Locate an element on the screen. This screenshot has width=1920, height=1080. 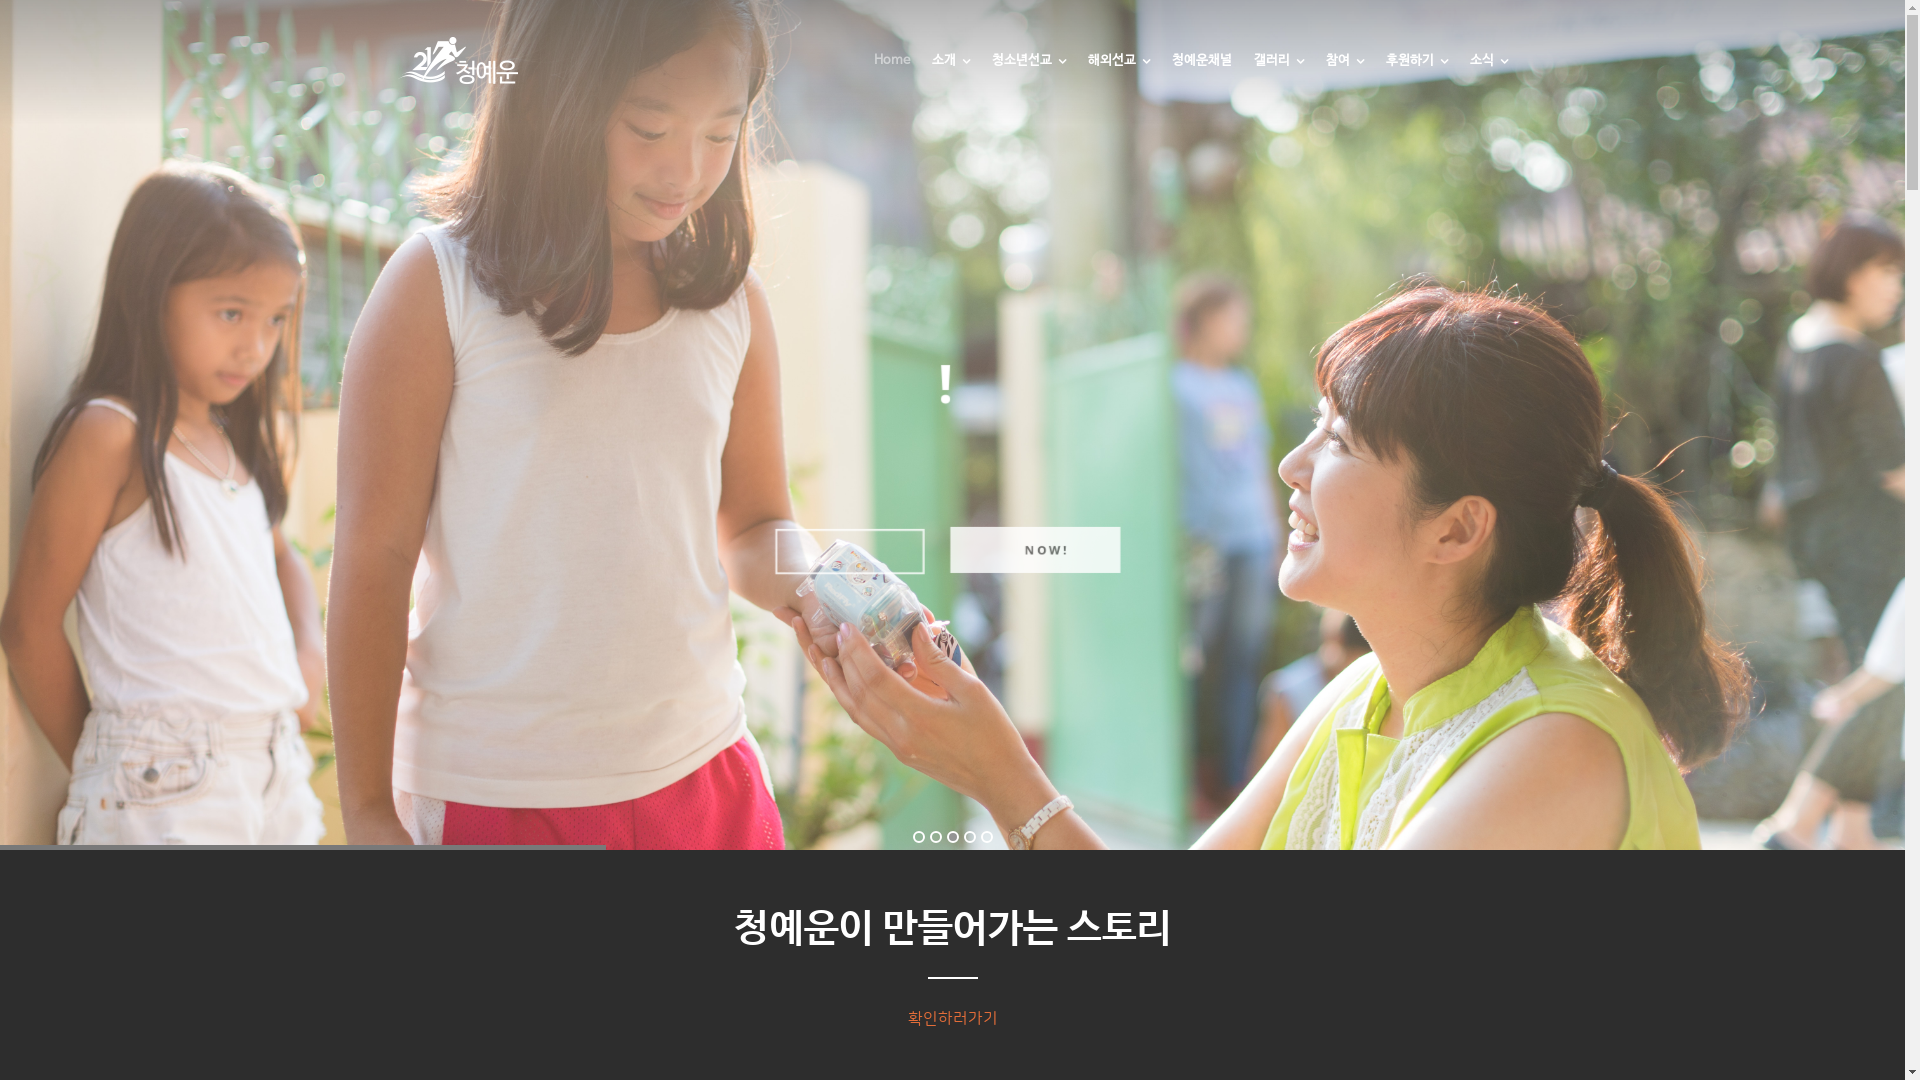
'Home' is located at coordinates (891, 75).